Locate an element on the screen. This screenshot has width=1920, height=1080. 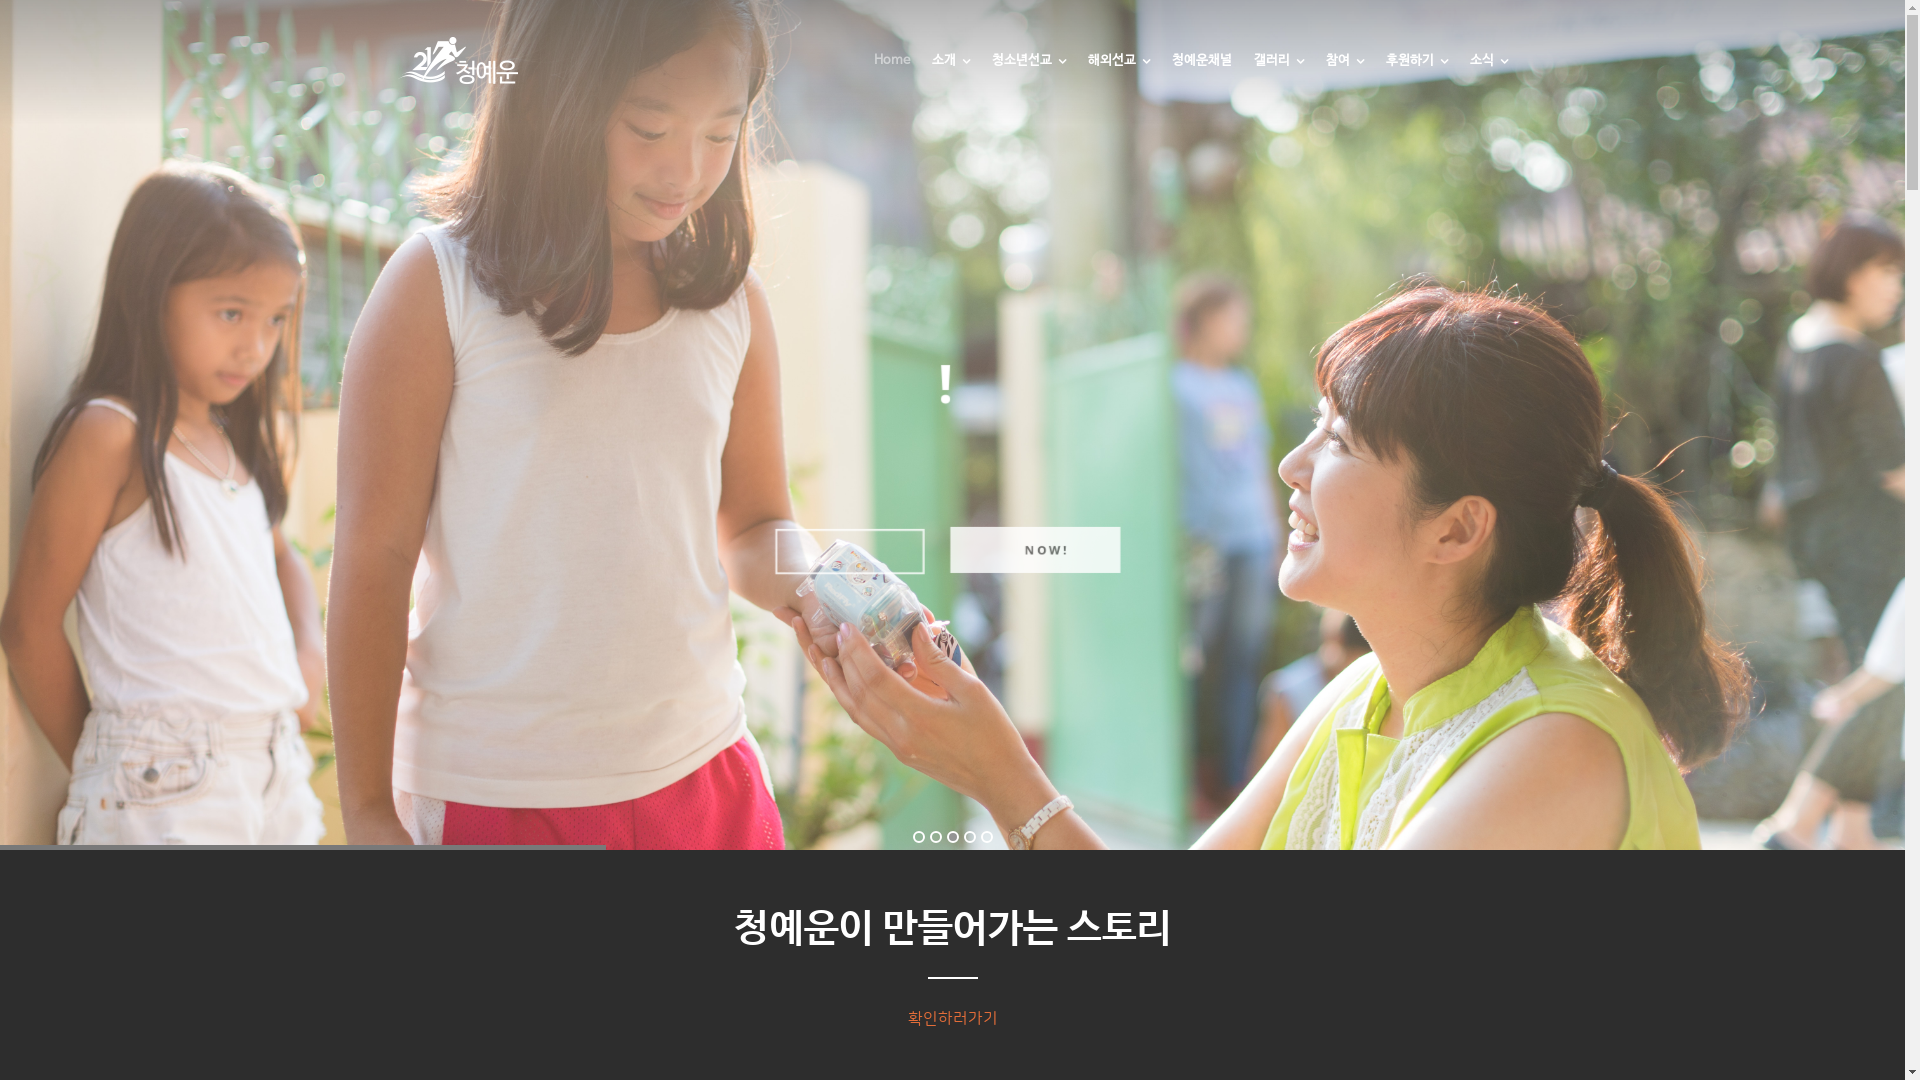
'Home' is located at coordinates (891, 75).